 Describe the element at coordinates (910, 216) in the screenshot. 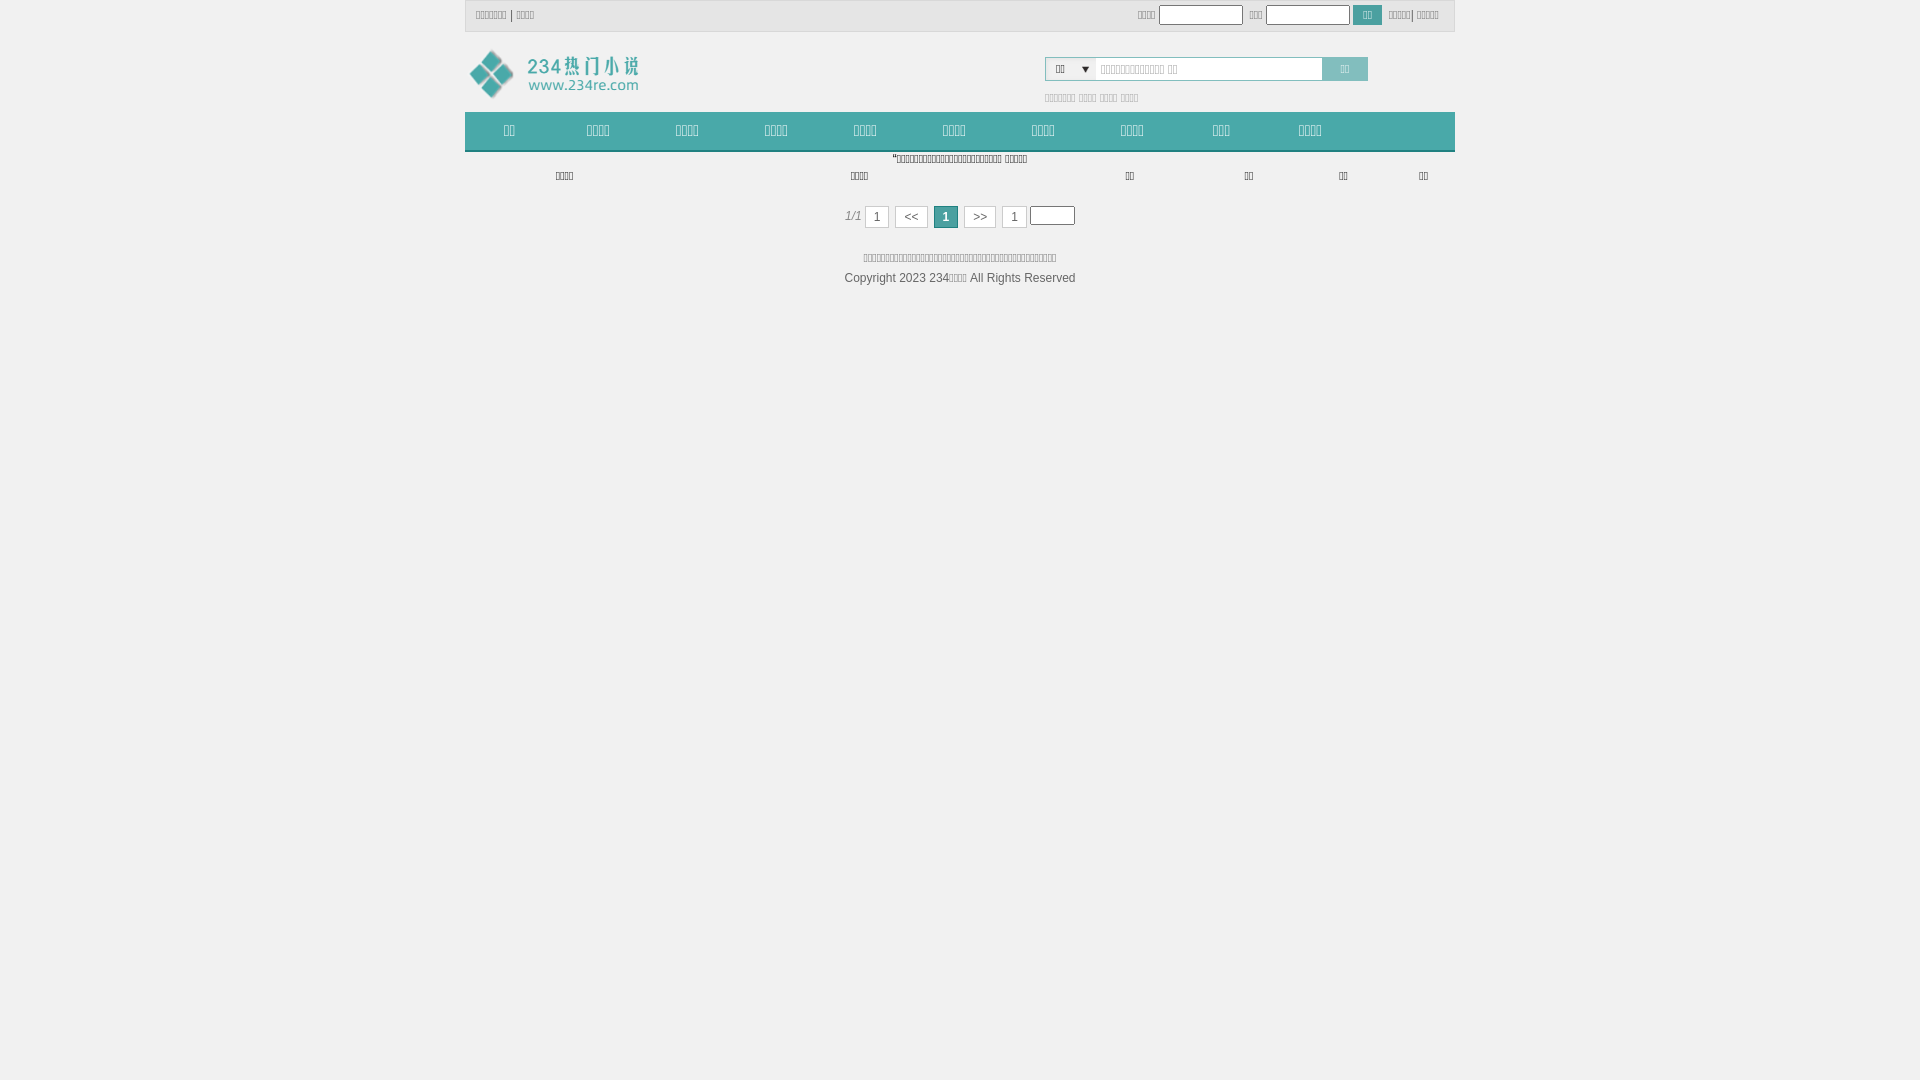

I see `'<<'` at that location.